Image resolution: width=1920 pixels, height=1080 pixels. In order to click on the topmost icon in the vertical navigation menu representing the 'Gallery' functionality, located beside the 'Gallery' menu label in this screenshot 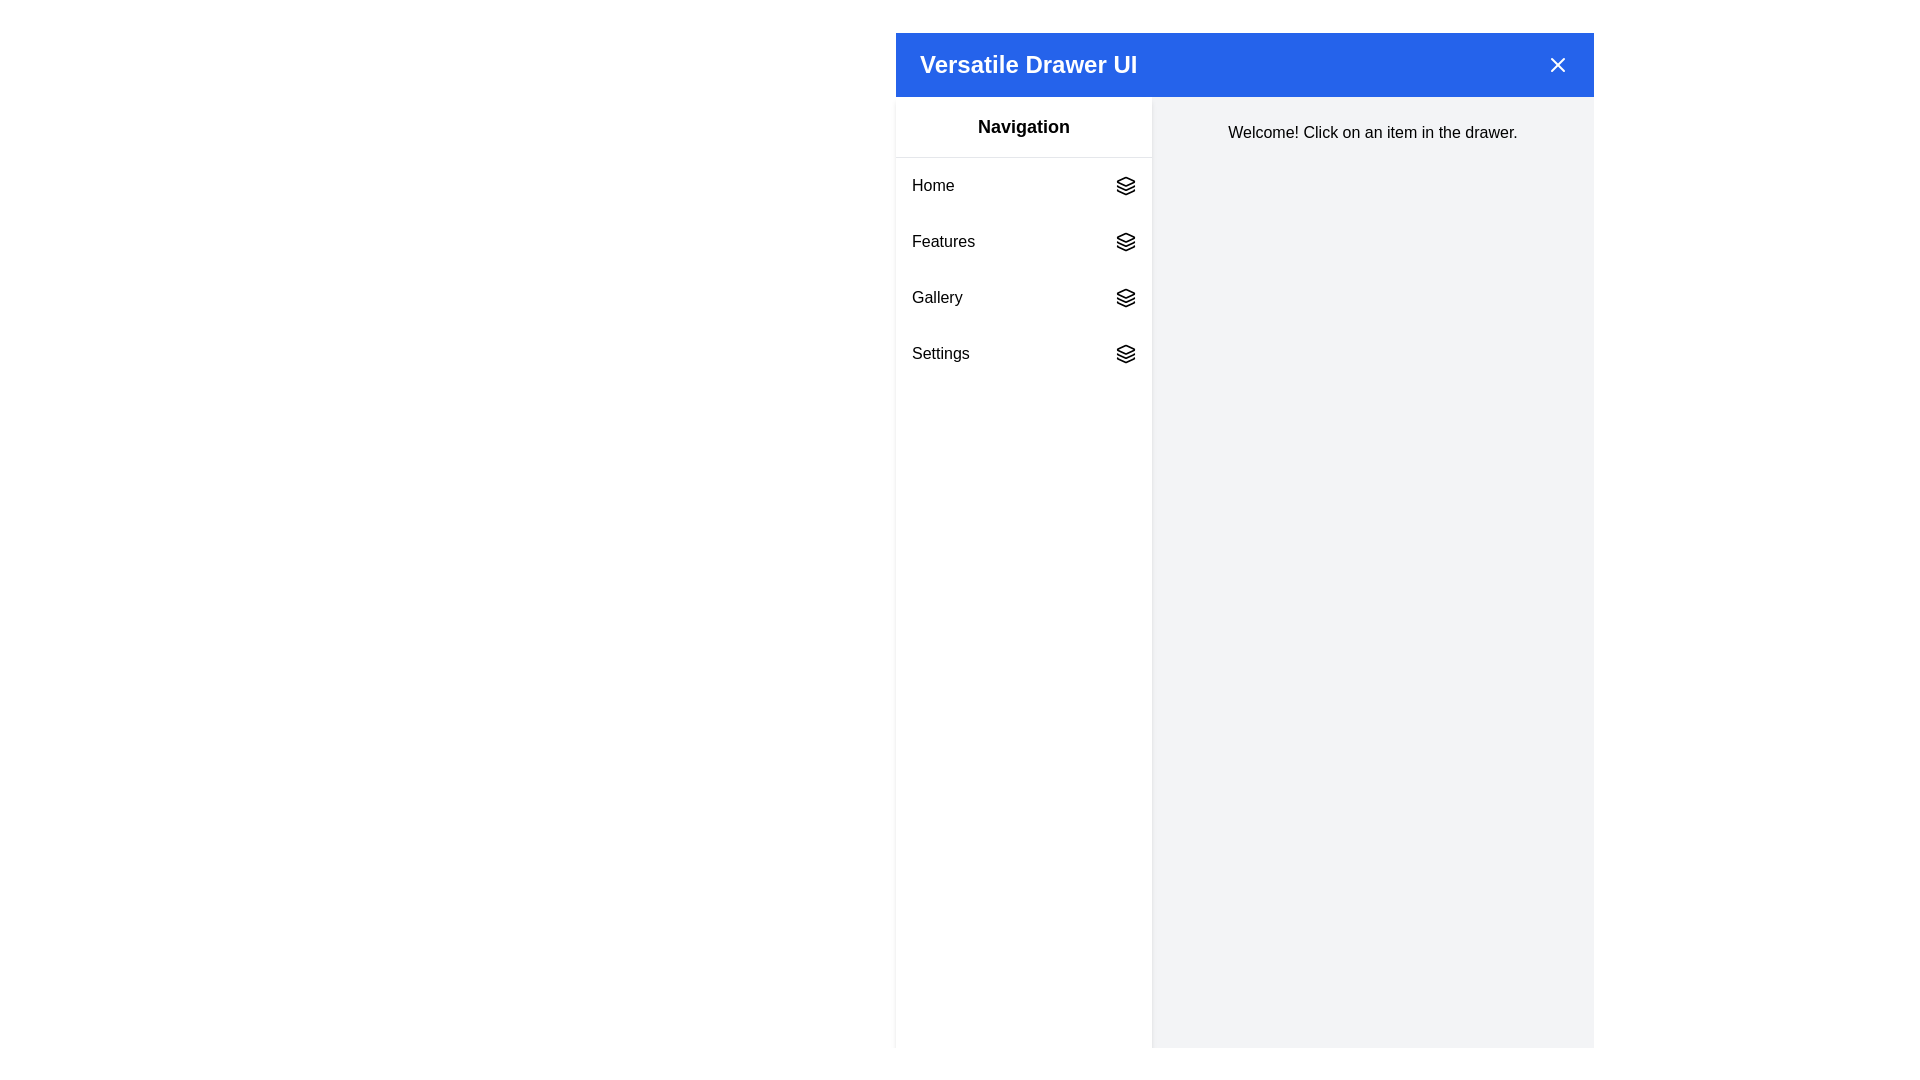, I will do `click(1126, 293)`.